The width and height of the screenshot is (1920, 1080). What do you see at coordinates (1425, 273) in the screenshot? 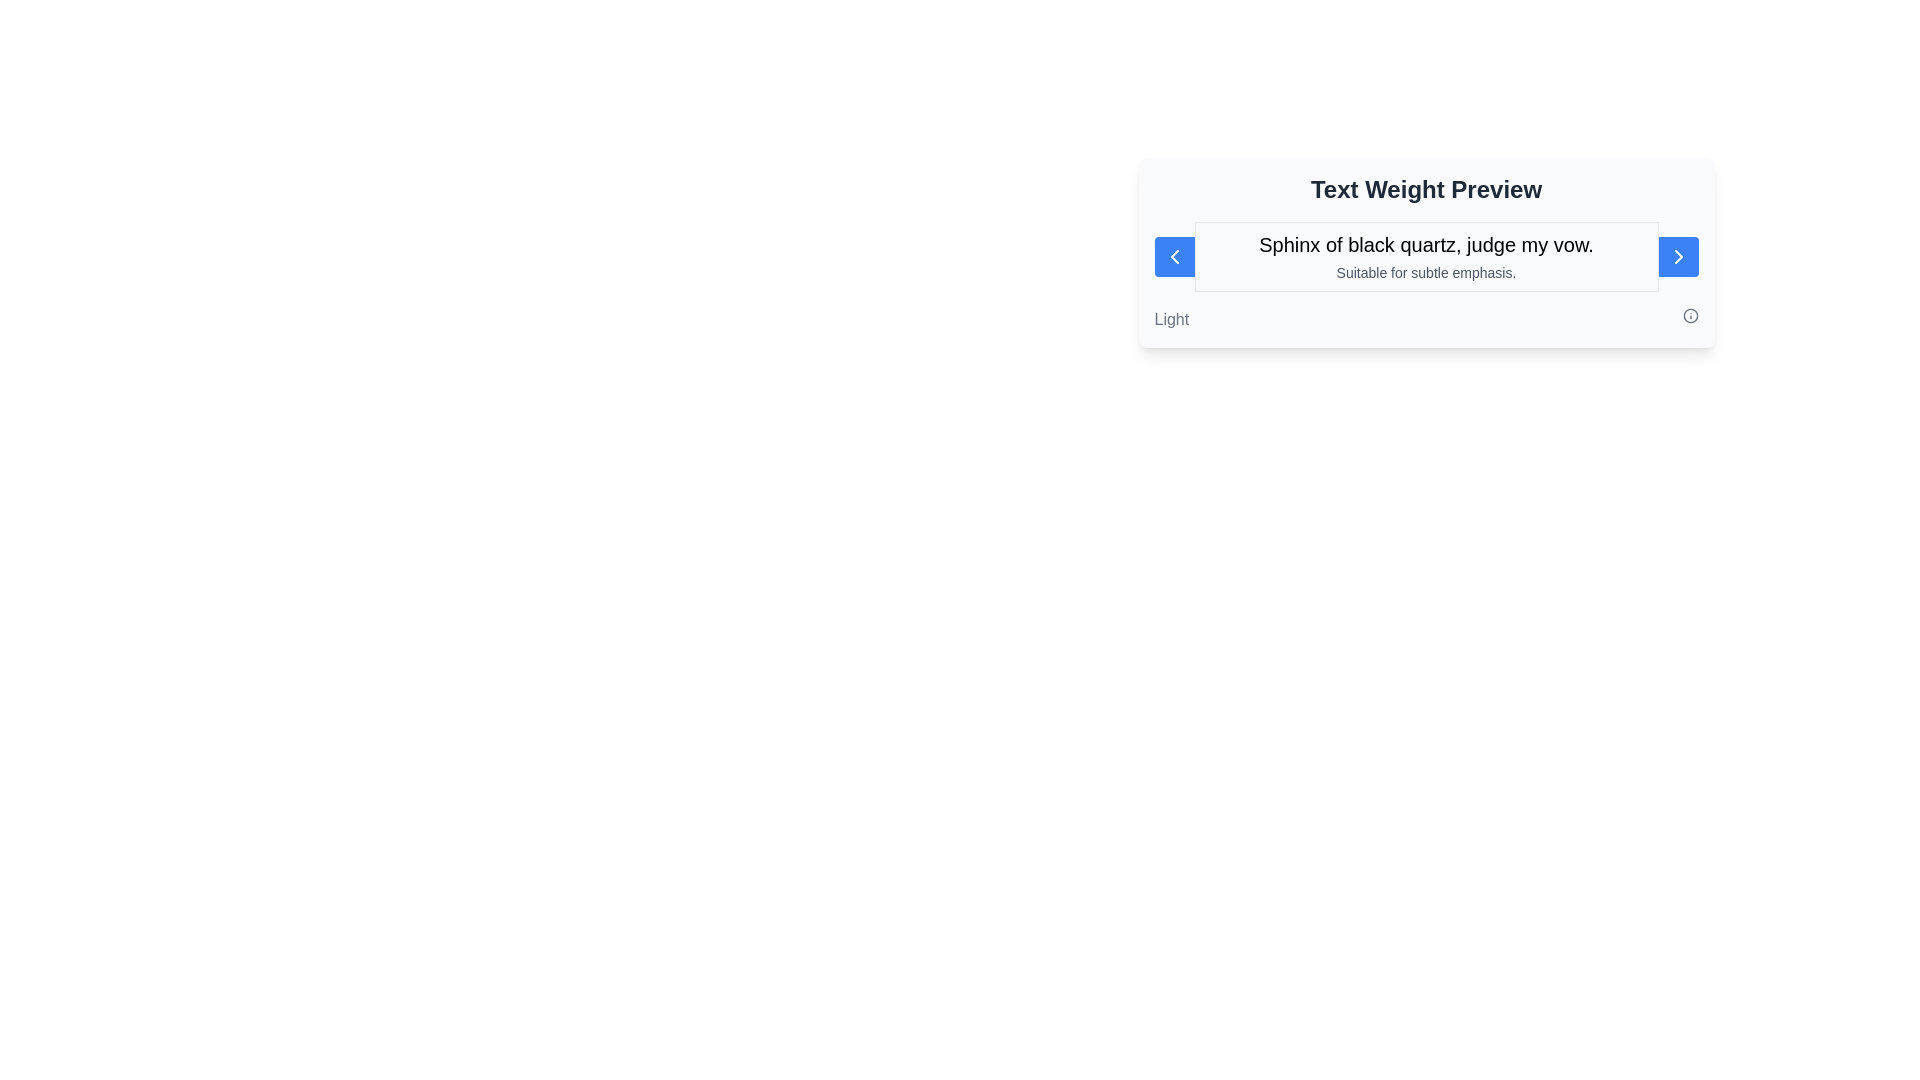
I see `text label displaying 'Suitable for subtle emphasis.' which is styled with a smaller gray font and positioned directly below the main text within the interface` at bounding box center [1425, 273].